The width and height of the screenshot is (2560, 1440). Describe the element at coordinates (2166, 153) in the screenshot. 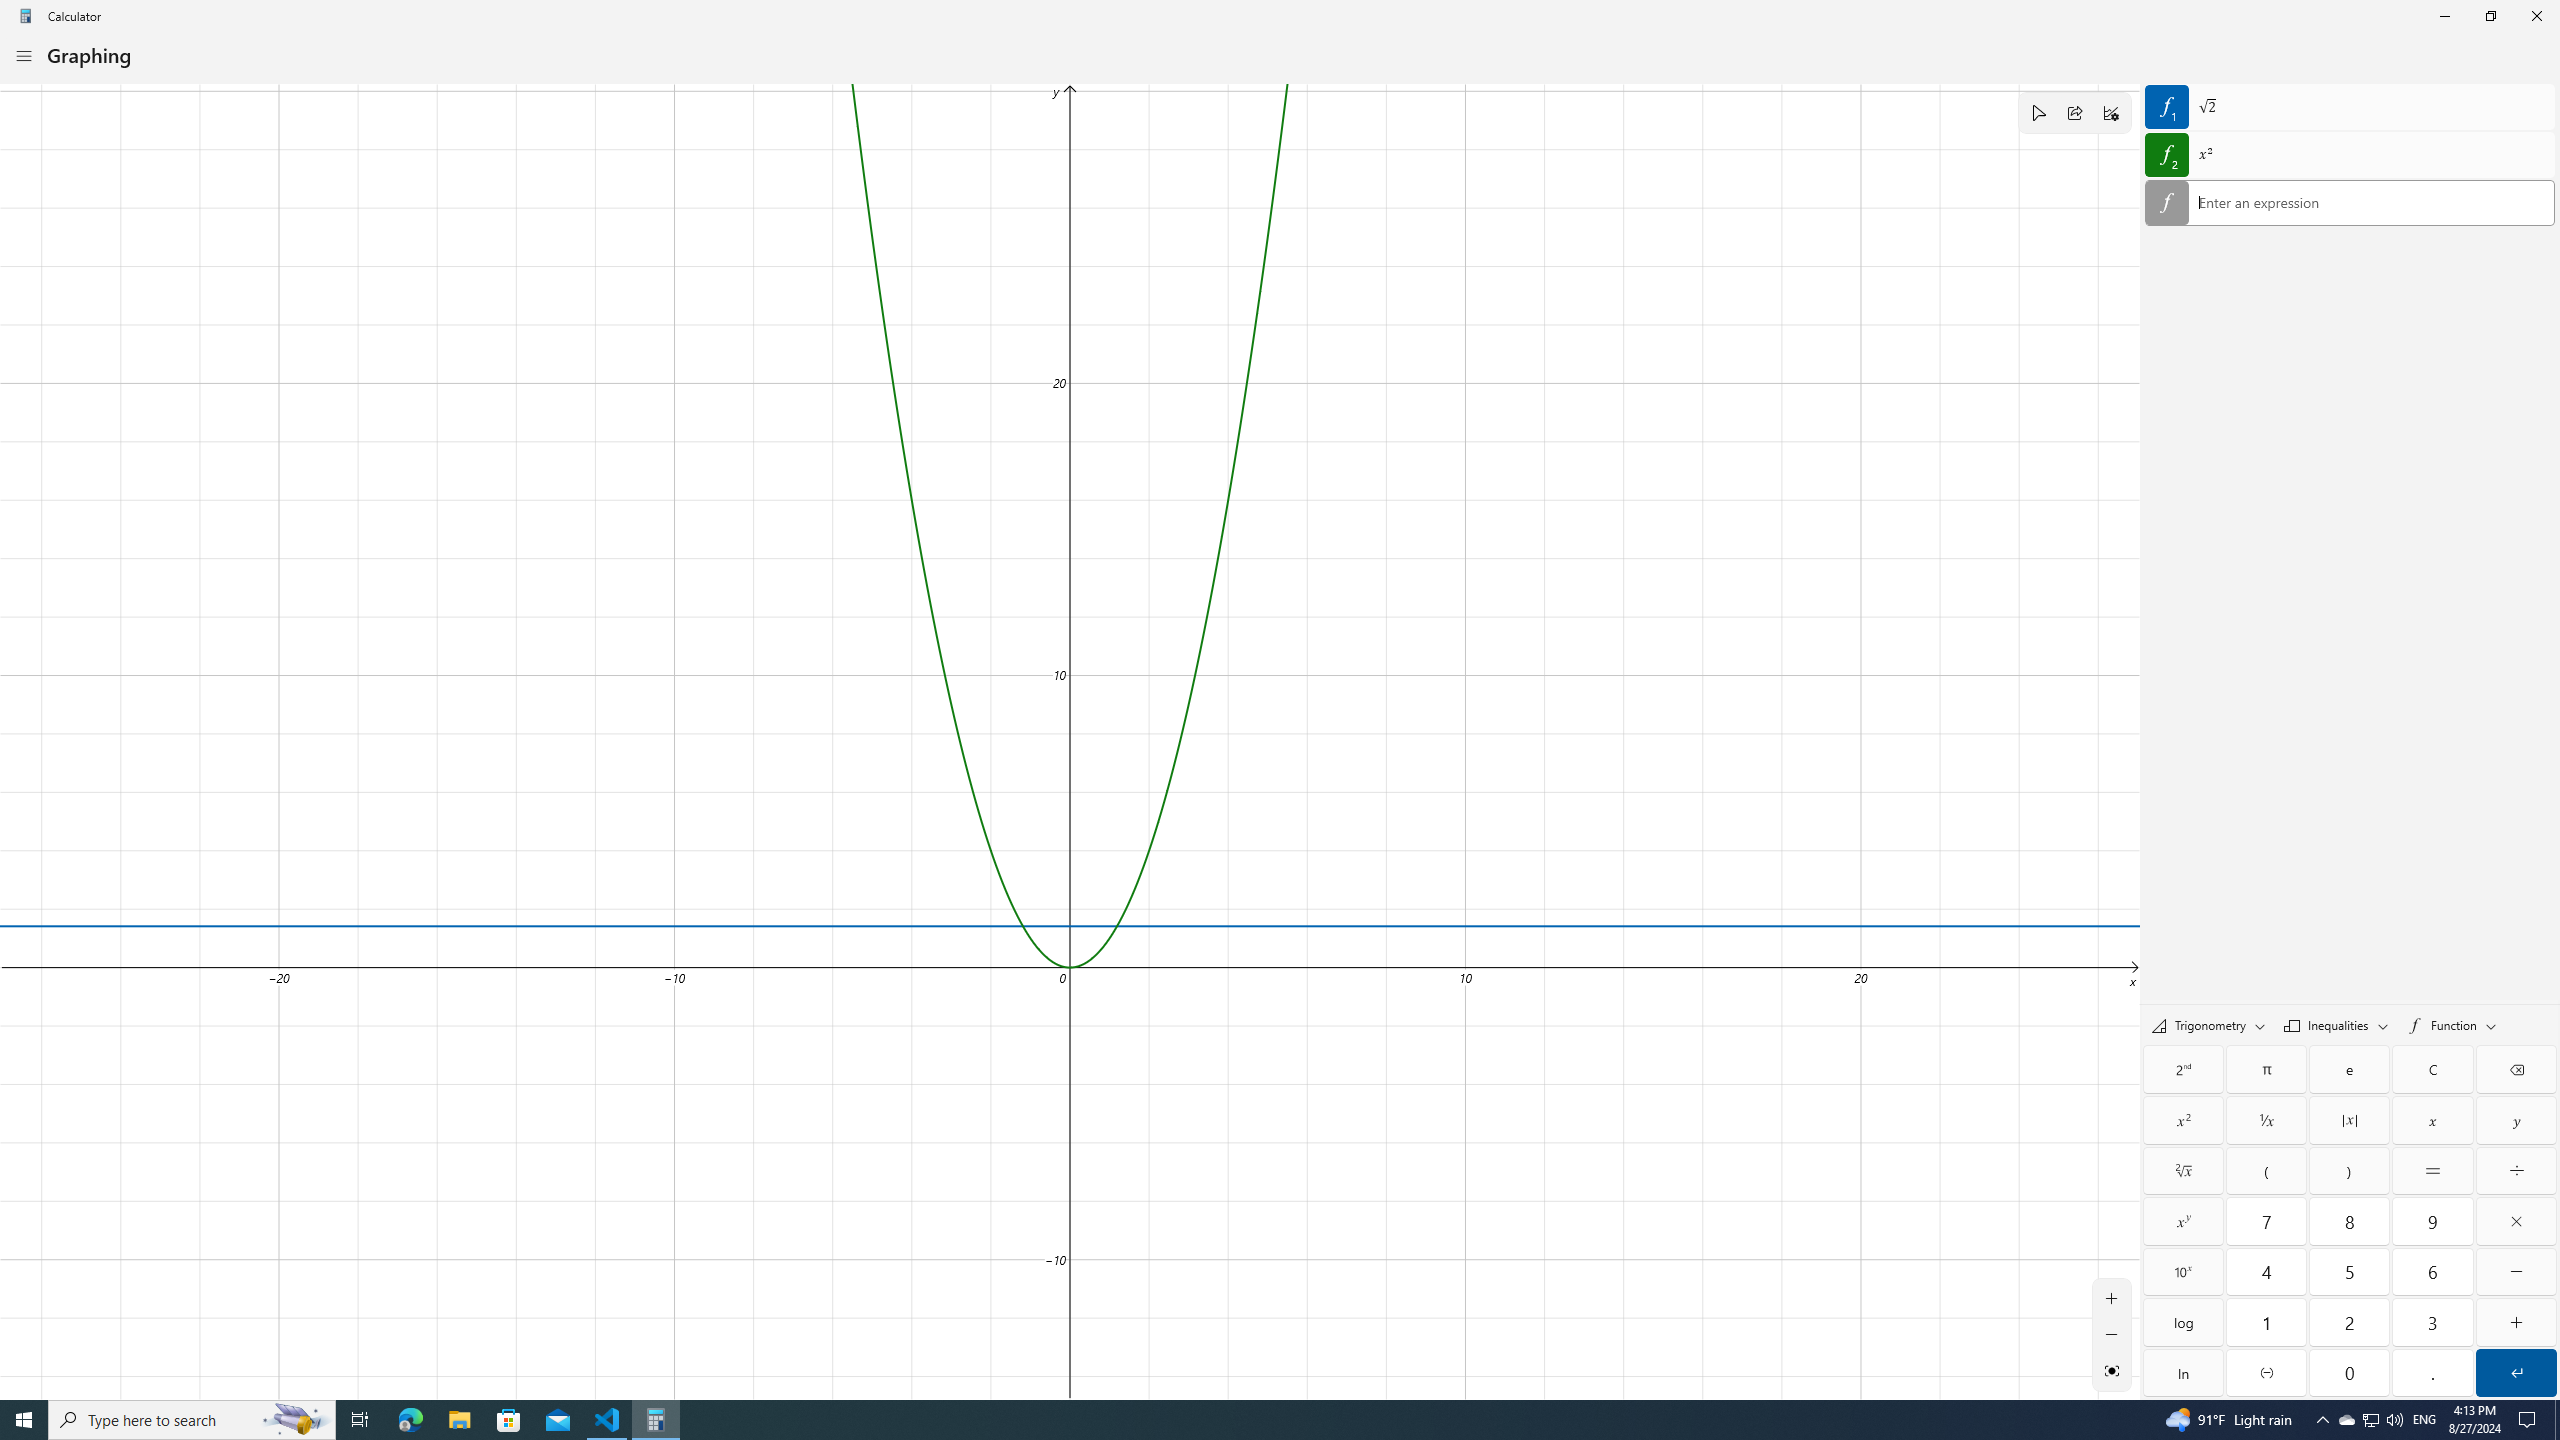

I see `'Hide equation 2'` at that location.